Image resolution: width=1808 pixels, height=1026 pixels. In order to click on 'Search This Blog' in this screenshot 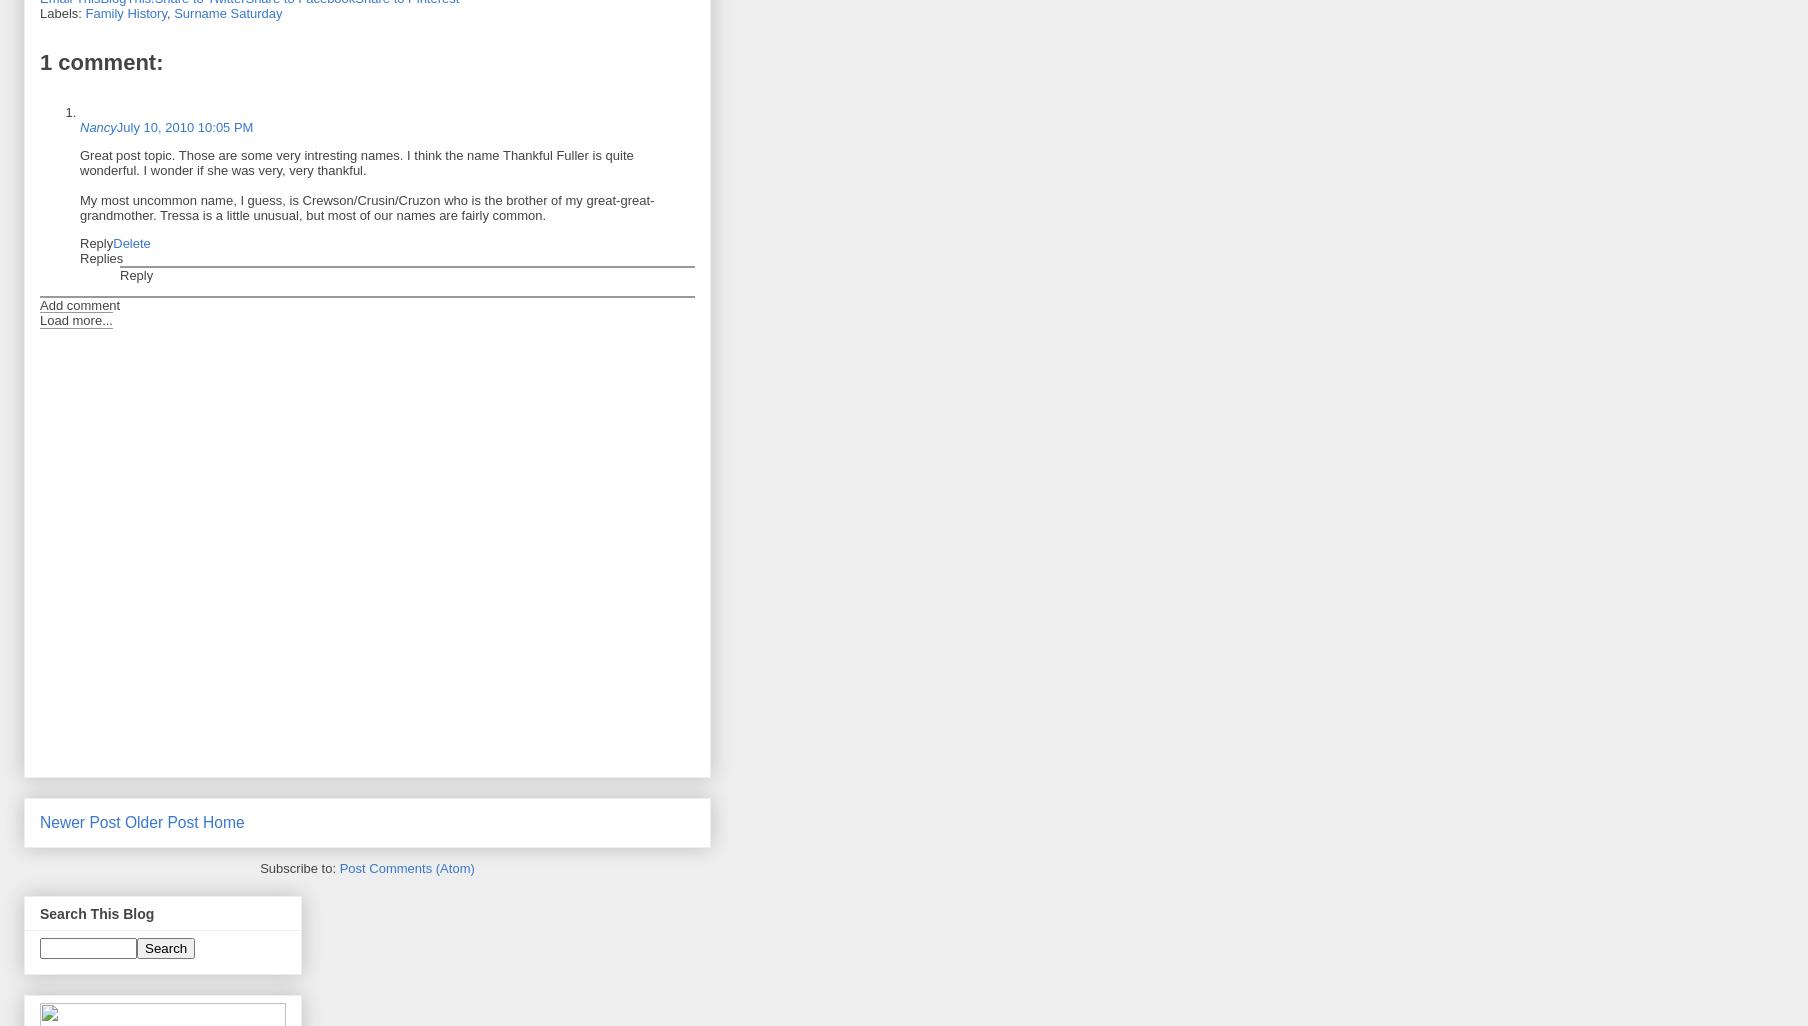, I will do `click(96, 912)`.